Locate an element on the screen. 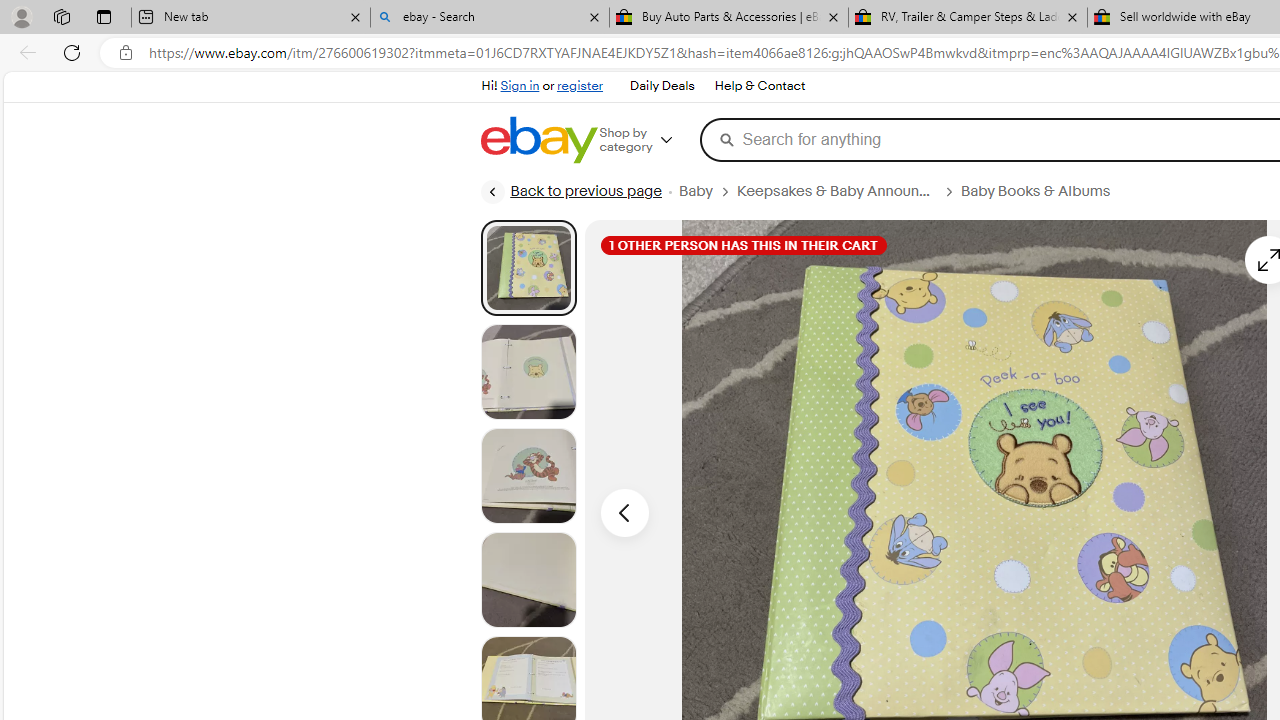 This screenshot has width=1280, height=720. 'Help & Contact' is located at coordinates (759, 86).